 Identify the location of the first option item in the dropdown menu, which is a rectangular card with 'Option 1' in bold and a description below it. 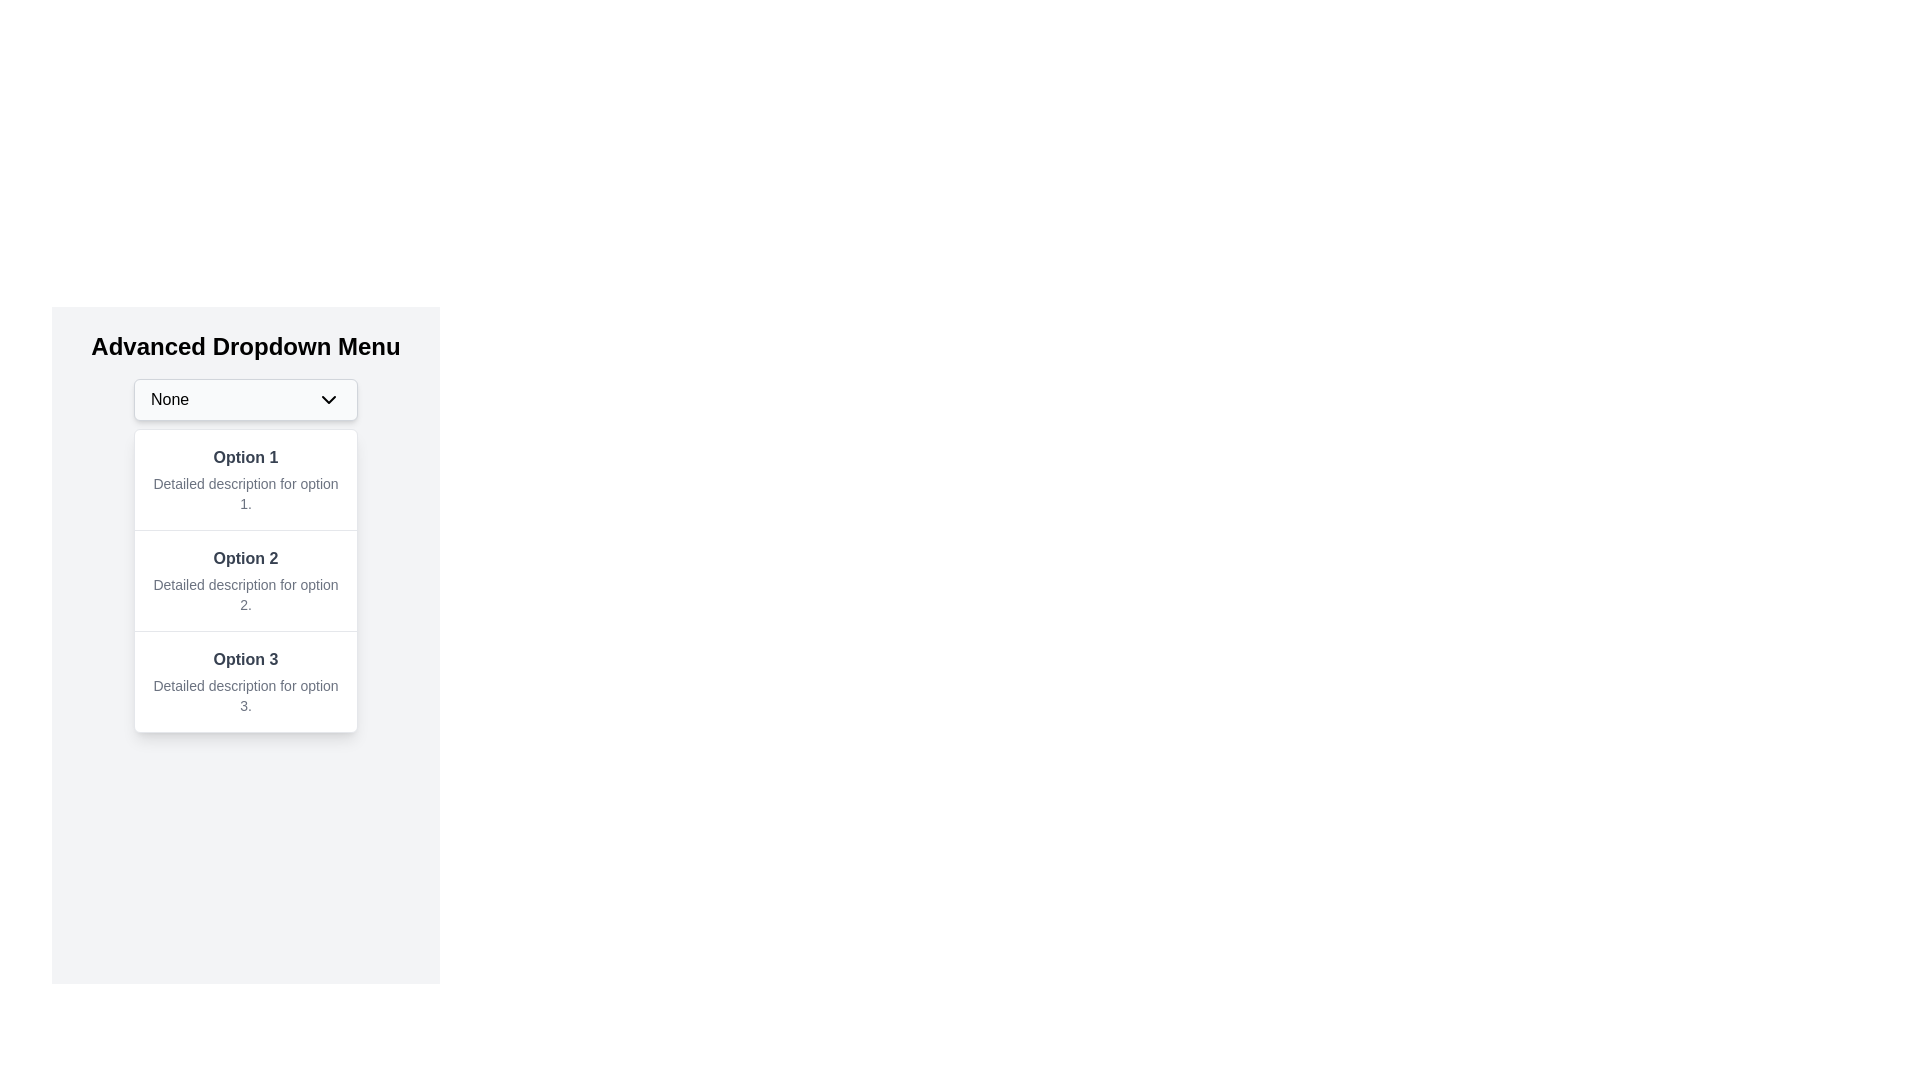
(244, 479).